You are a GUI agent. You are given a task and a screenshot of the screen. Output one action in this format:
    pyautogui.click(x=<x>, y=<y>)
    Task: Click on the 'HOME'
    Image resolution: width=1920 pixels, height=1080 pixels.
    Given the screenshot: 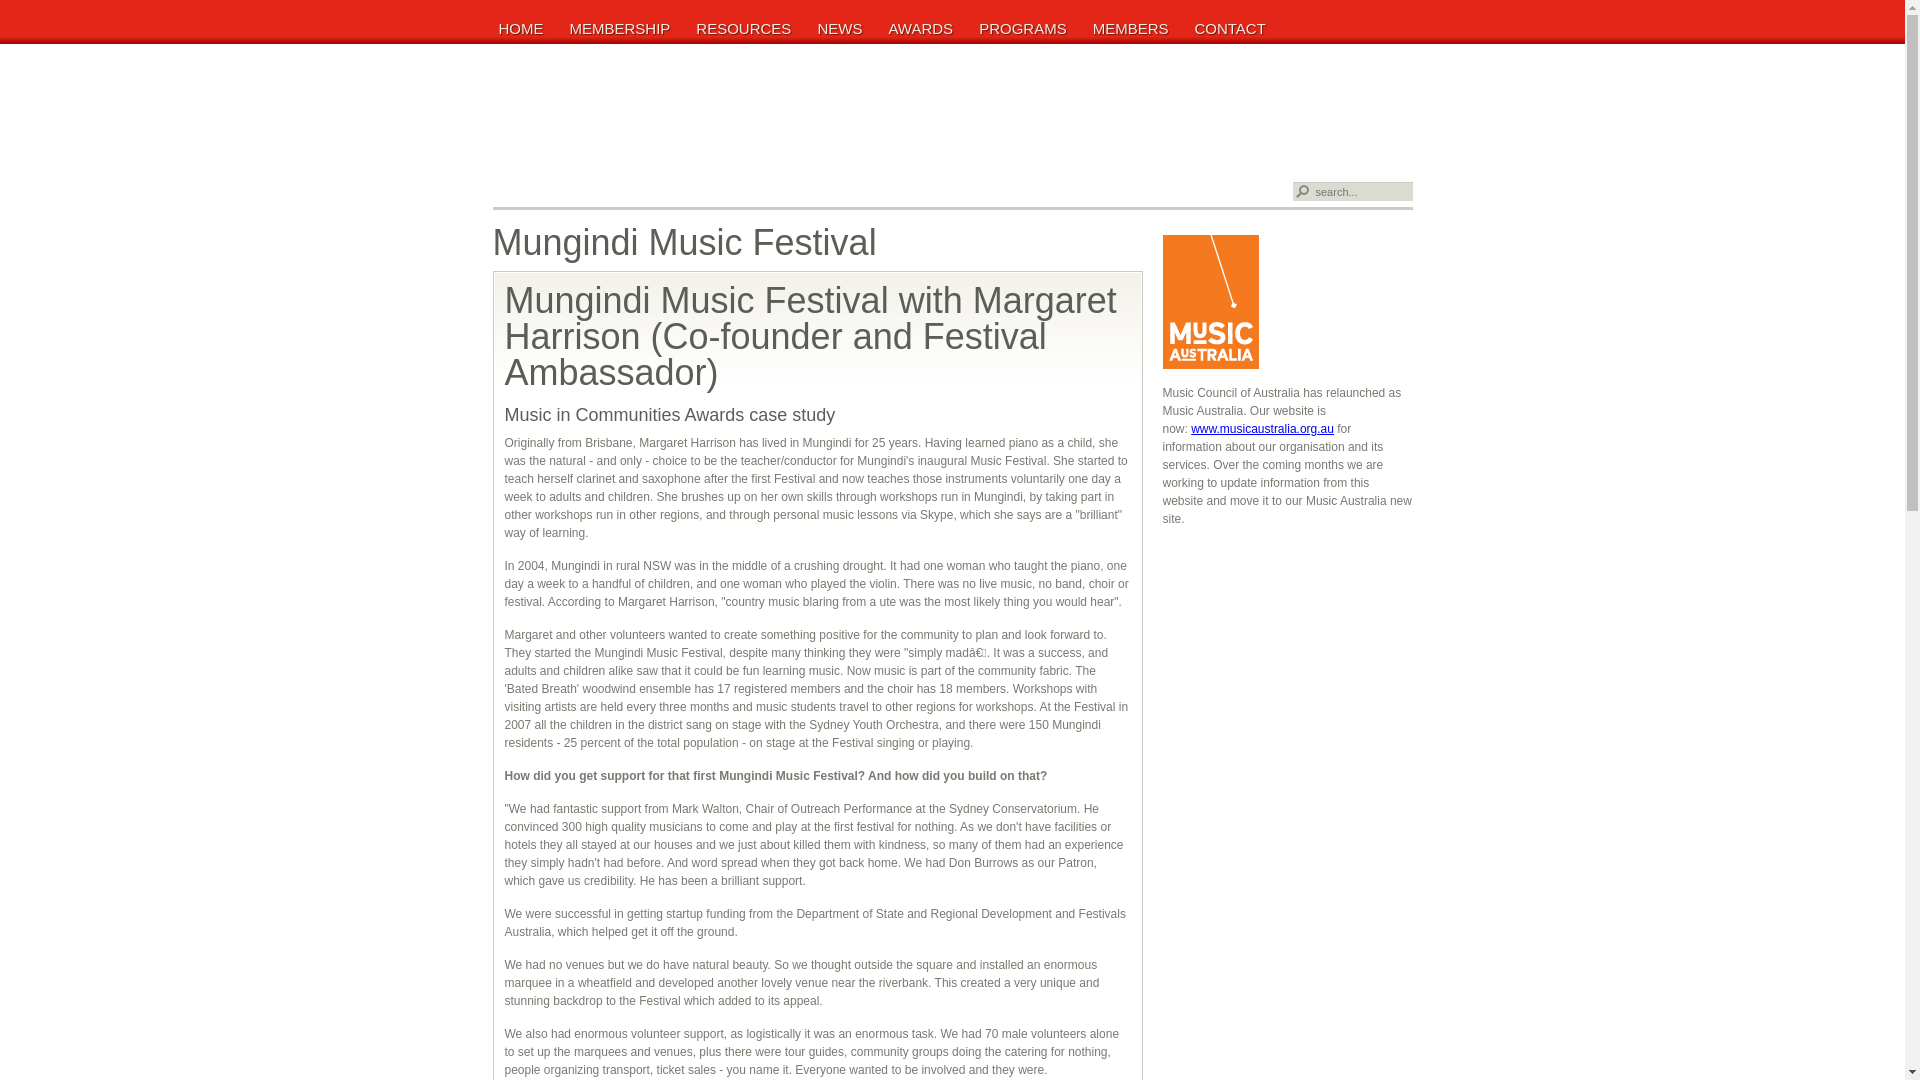 What is the action you would take?
    pyautogui.click(x=523, y=27)
    